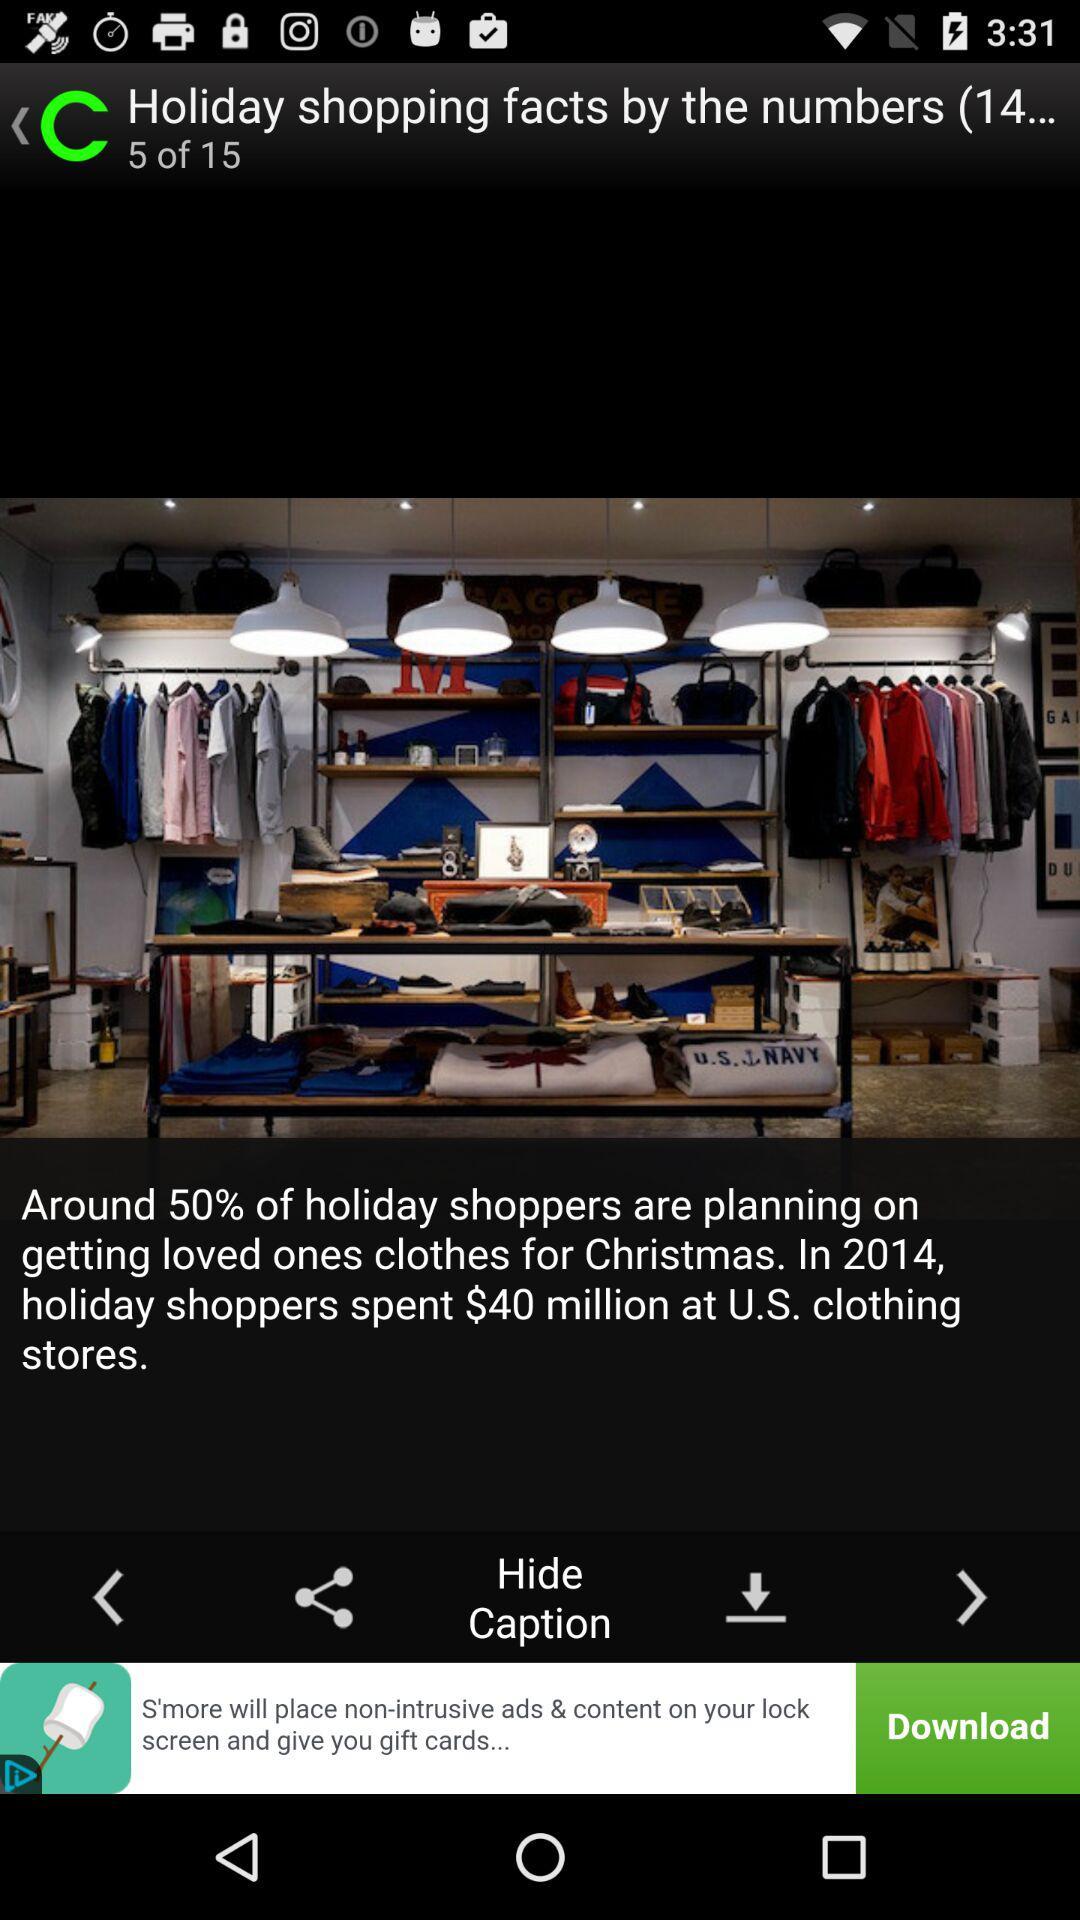 The width and height of the screenshot is (1080, 1920). What do you see at coordinates (323, 1596) in the screenshot?
I see `button next to hide caption` at bounding box center [323, 1596].